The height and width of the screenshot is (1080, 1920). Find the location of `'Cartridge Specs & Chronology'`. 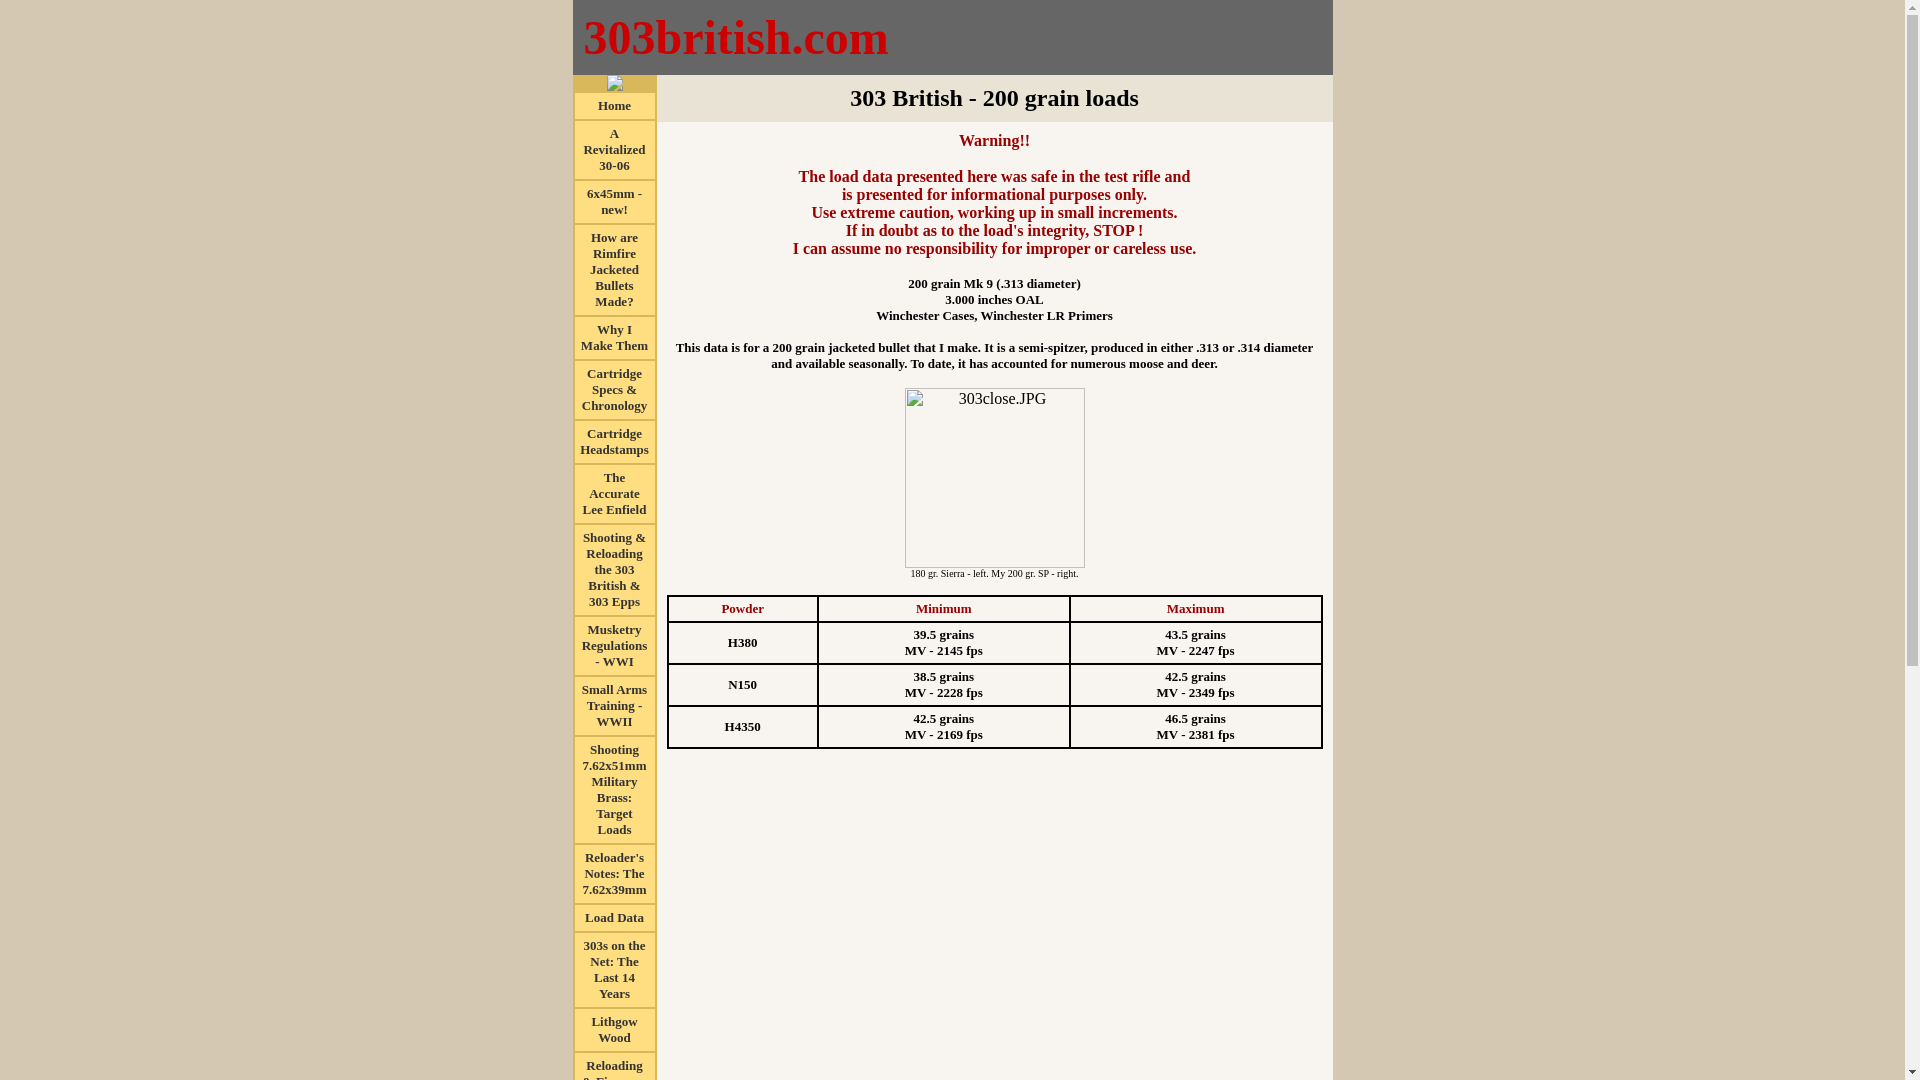

'Cartridge Specs & Chronology' is located at coordinates (613, 388).